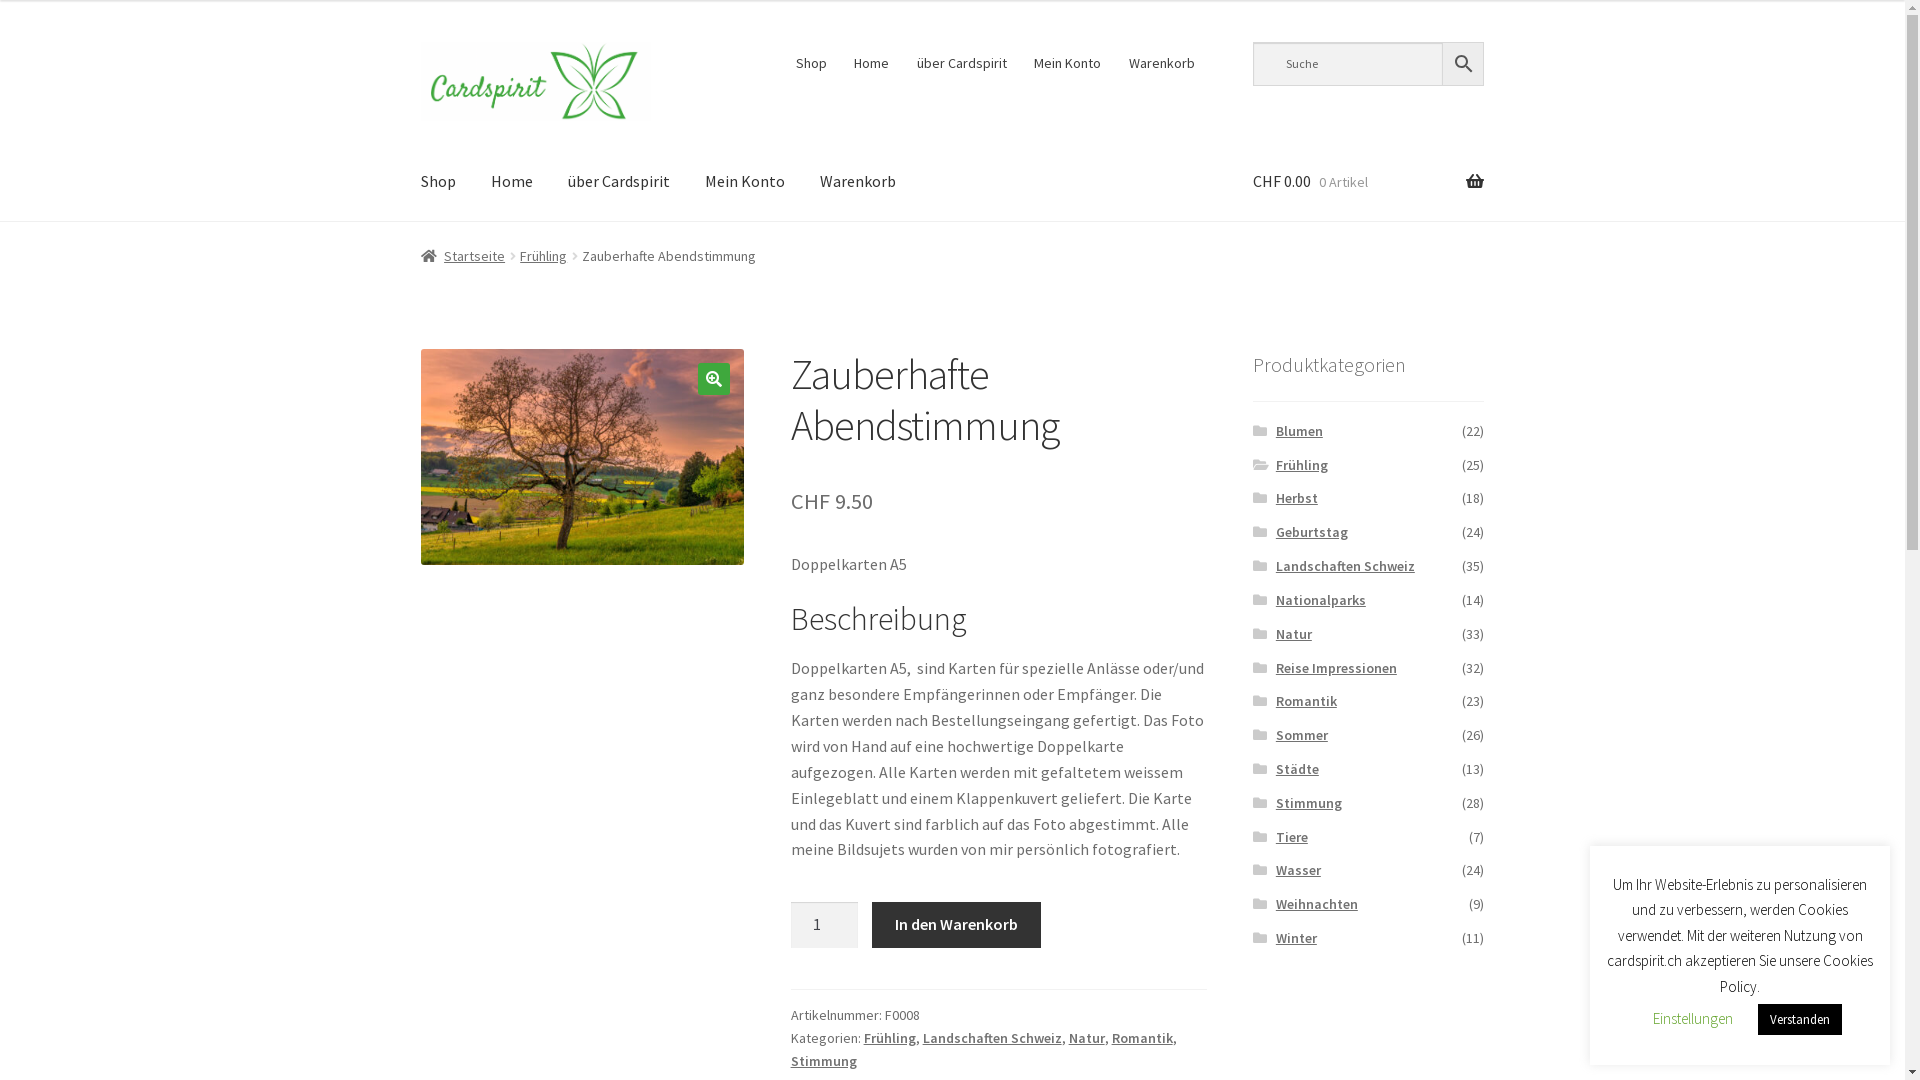  Describe the element at coordinates (437, 181) in the screenshot. I see `'Shop'` at that location.